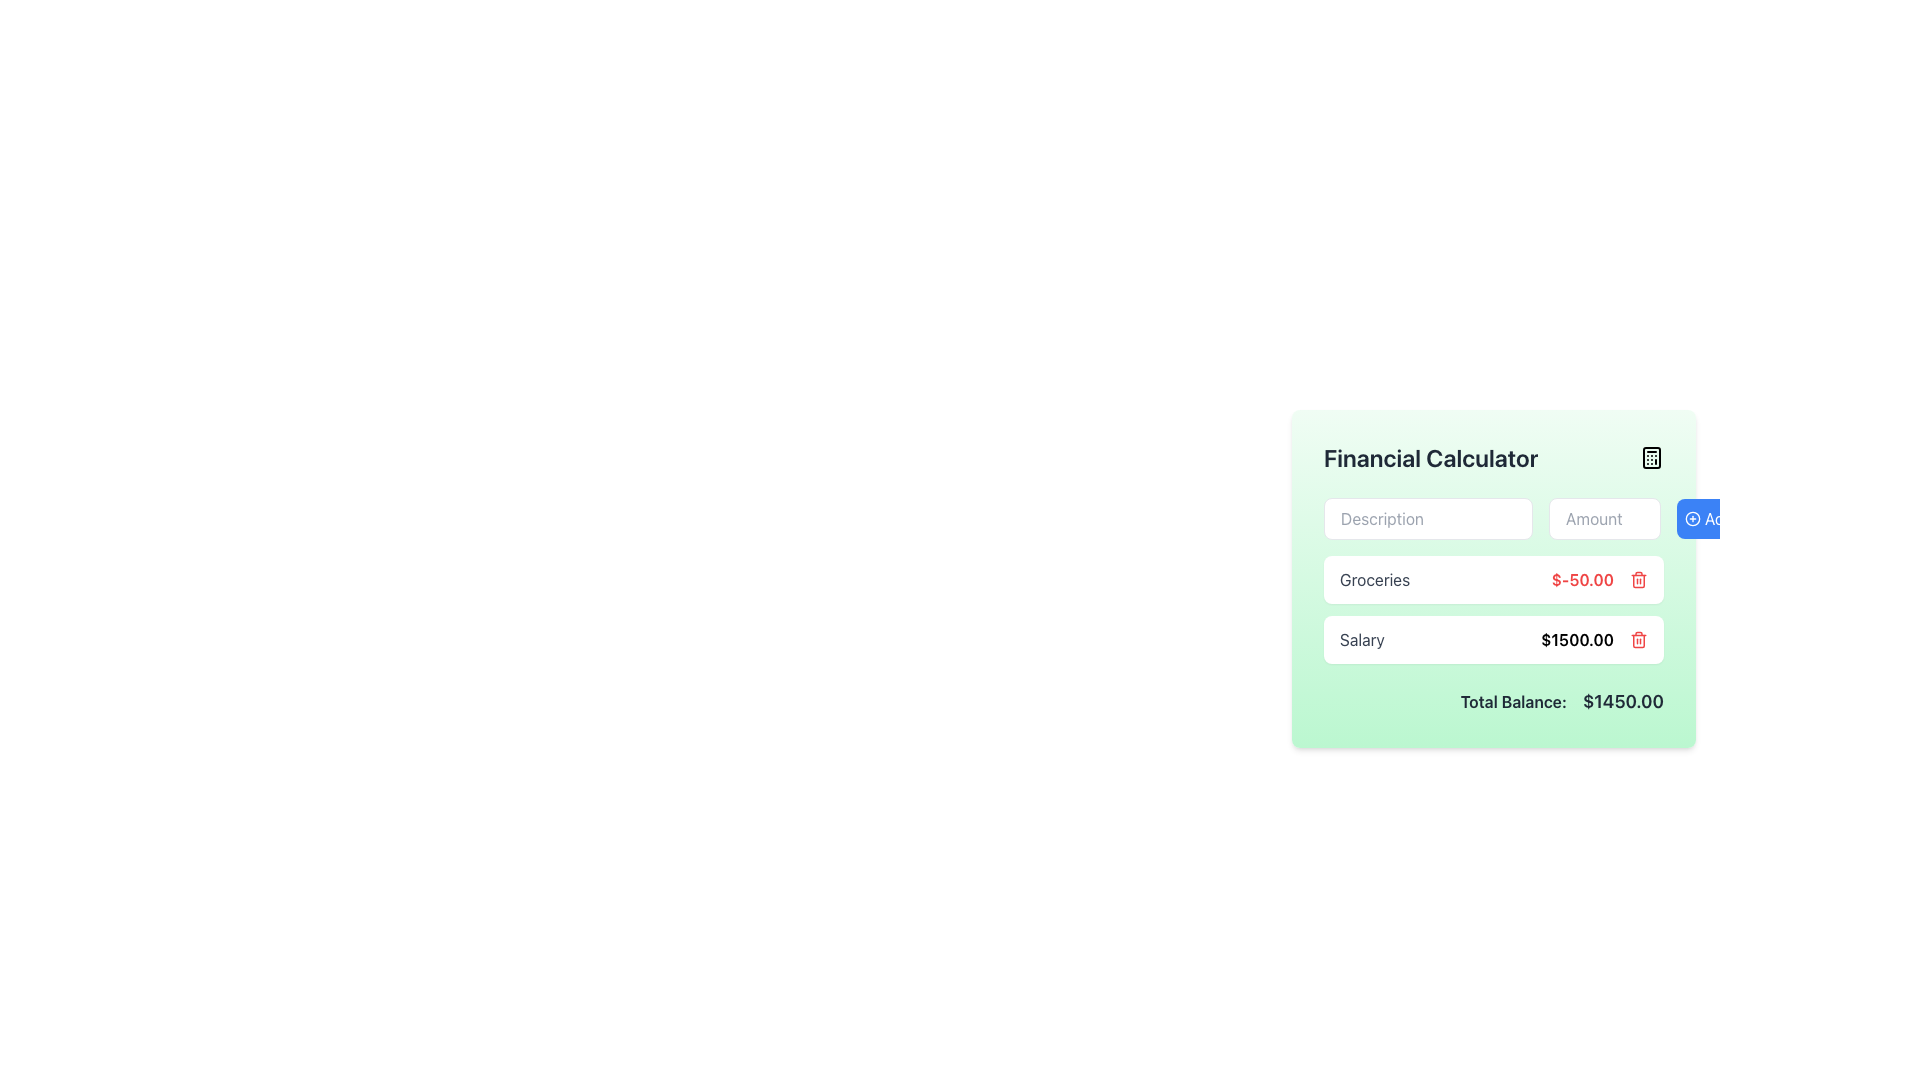 The height and width of the screenshot is (1080, 1920). I want to click on the first list item in the transaction list, which displays 'Groceries' on the left and a red '$-50.00' on the right, along with a trash icon for deletion, so click(1493, 579).